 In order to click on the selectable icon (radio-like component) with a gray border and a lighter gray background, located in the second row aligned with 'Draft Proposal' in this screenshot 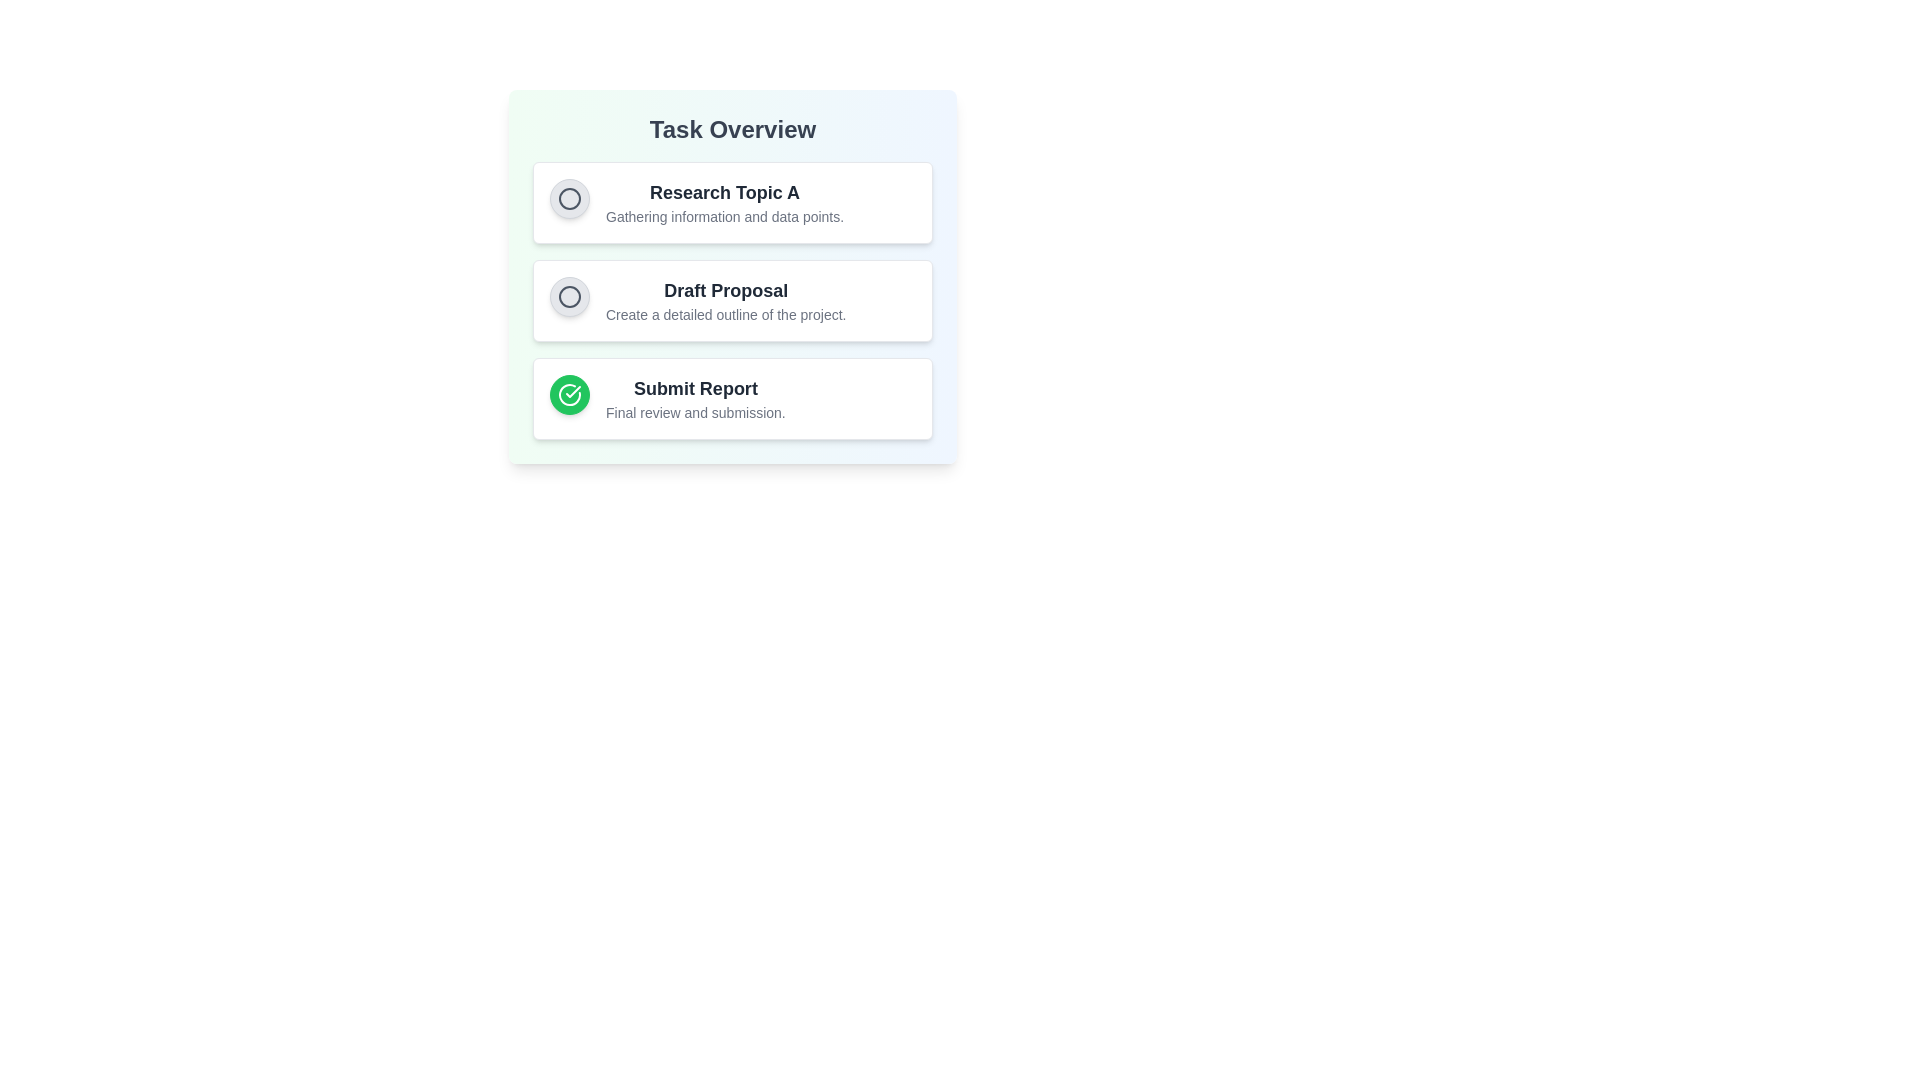, I will do `click(569, 297)`.